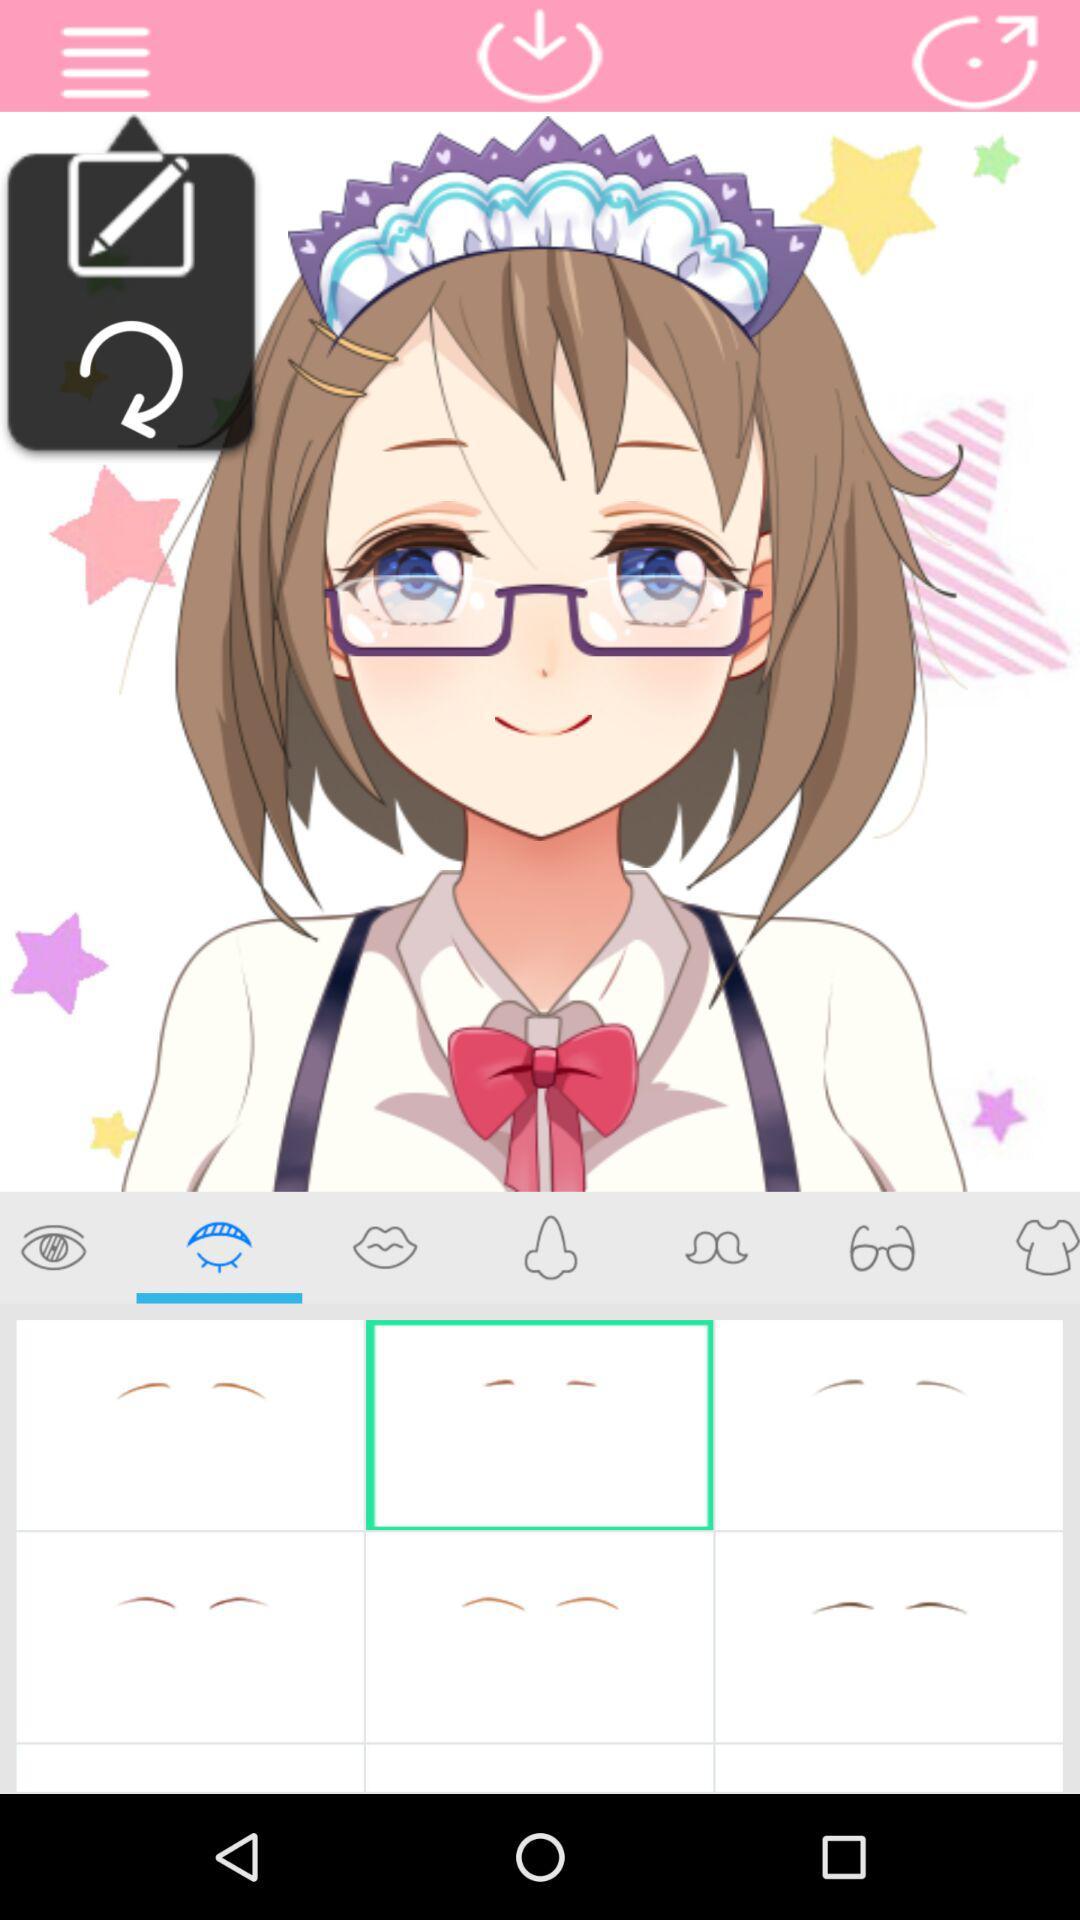 The height and width of the screenshot is (1920, 1080). What do you see at coordinates (130, 229) in the screenshot?
I see `the edit icon` at bounding box center [130, 229].